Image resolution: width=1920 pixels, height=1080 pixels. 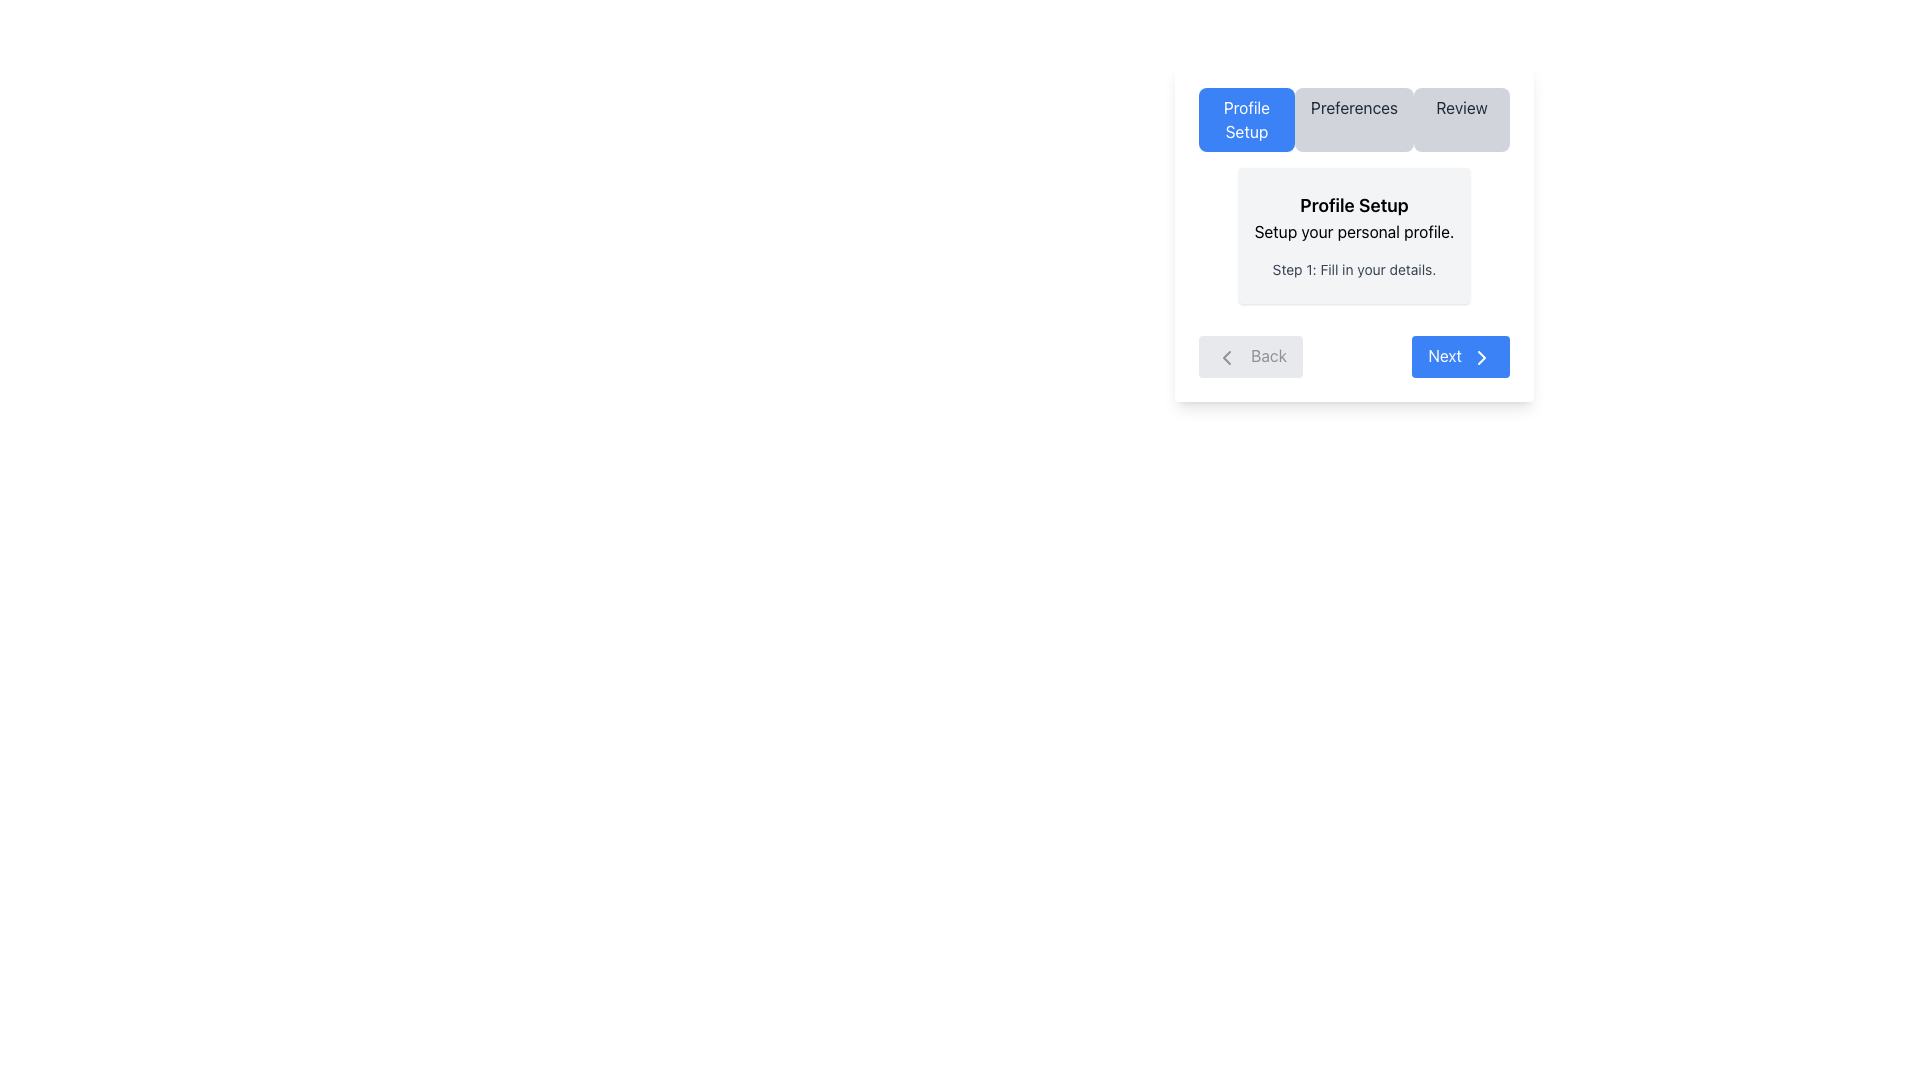 I want to click on the 'Next' button located near the bottom-right of the interface to proceed to the next step in the navigation flow, so click(x=1461, y=355).